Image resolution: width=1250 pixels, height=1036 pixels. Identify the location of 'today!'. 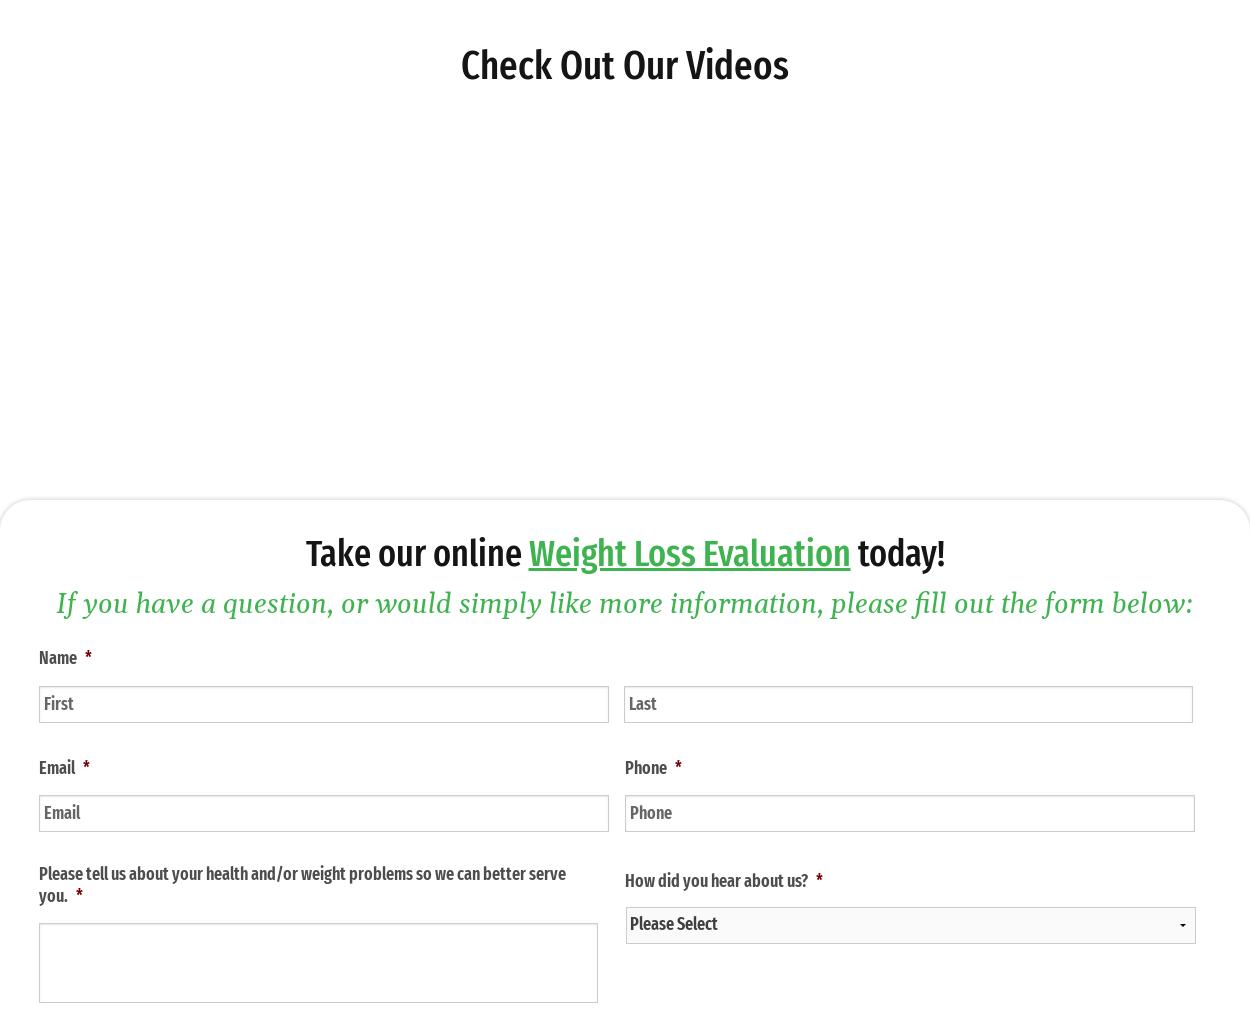
(897, 552).